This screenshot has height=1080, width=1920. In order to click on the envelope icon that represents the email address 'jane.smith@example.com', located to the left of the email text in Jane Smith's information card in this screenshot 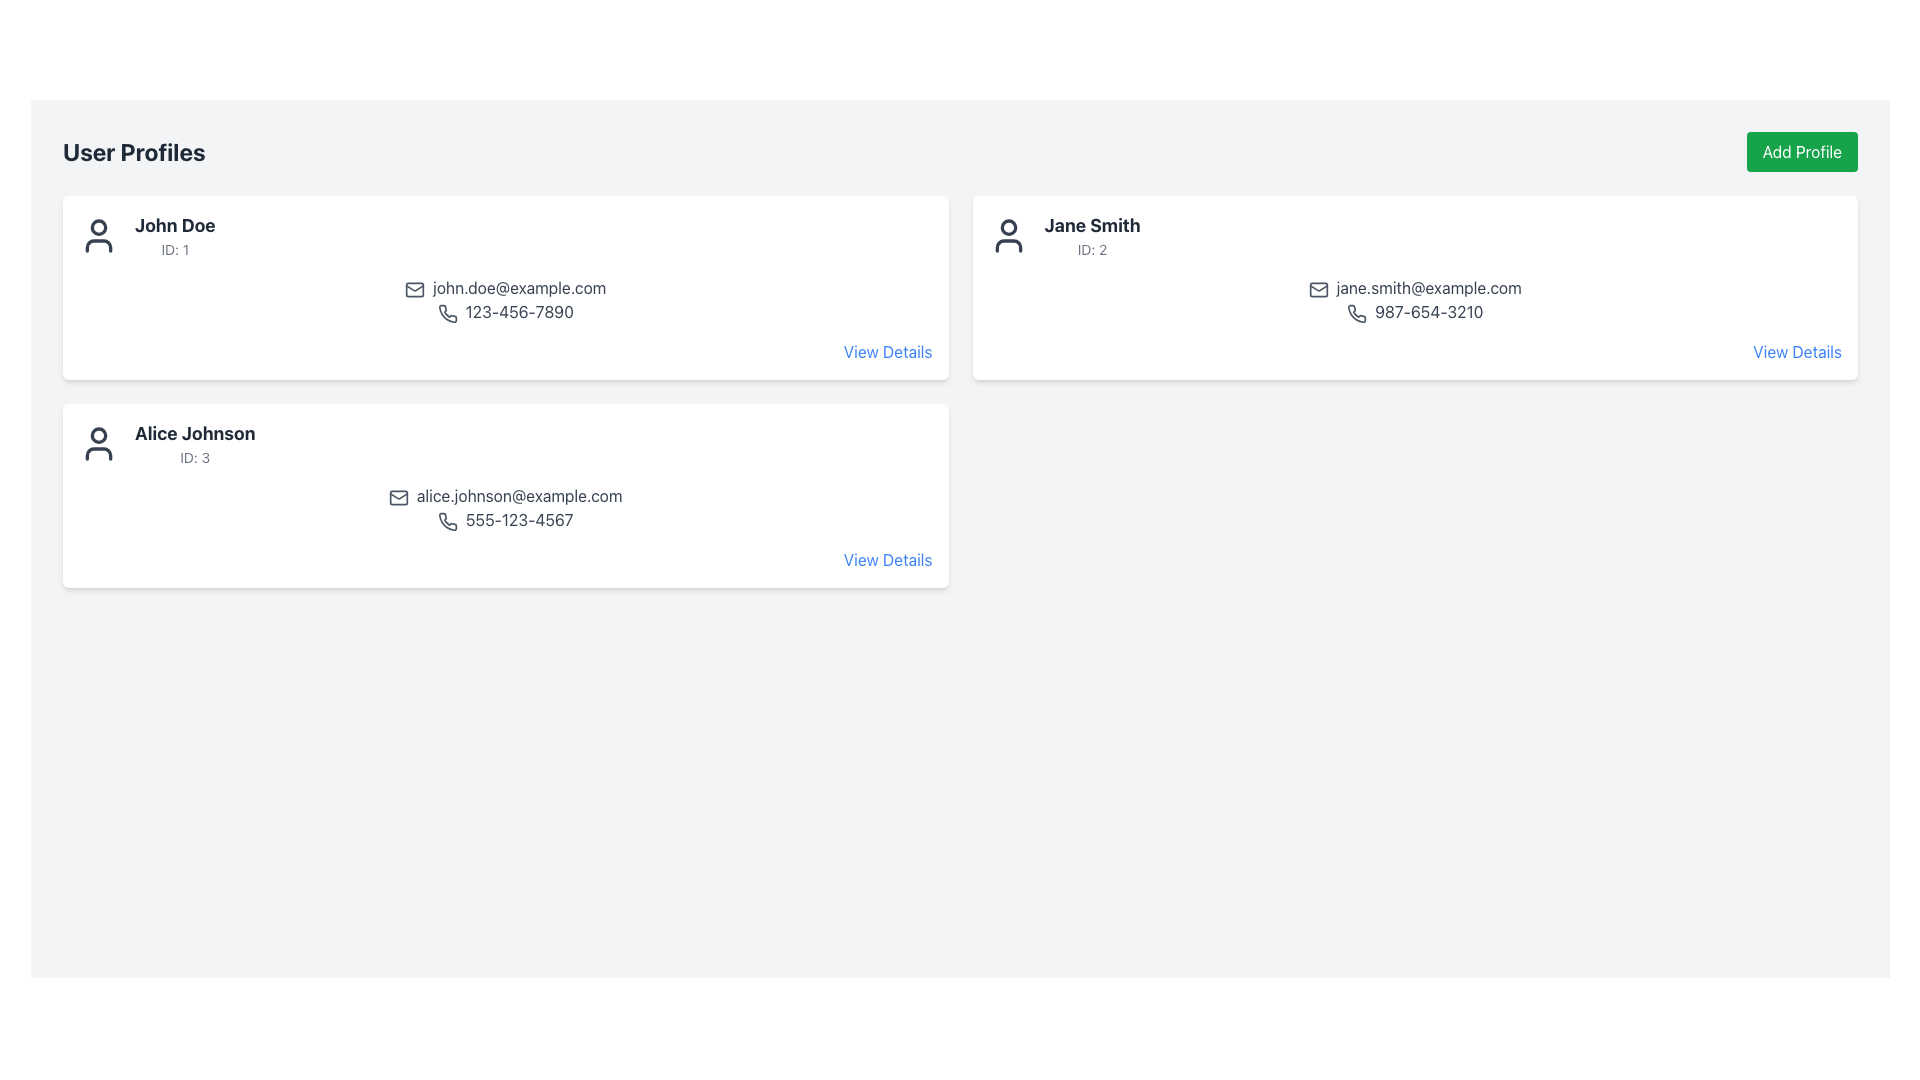, I will do `click(1318, 289)`.